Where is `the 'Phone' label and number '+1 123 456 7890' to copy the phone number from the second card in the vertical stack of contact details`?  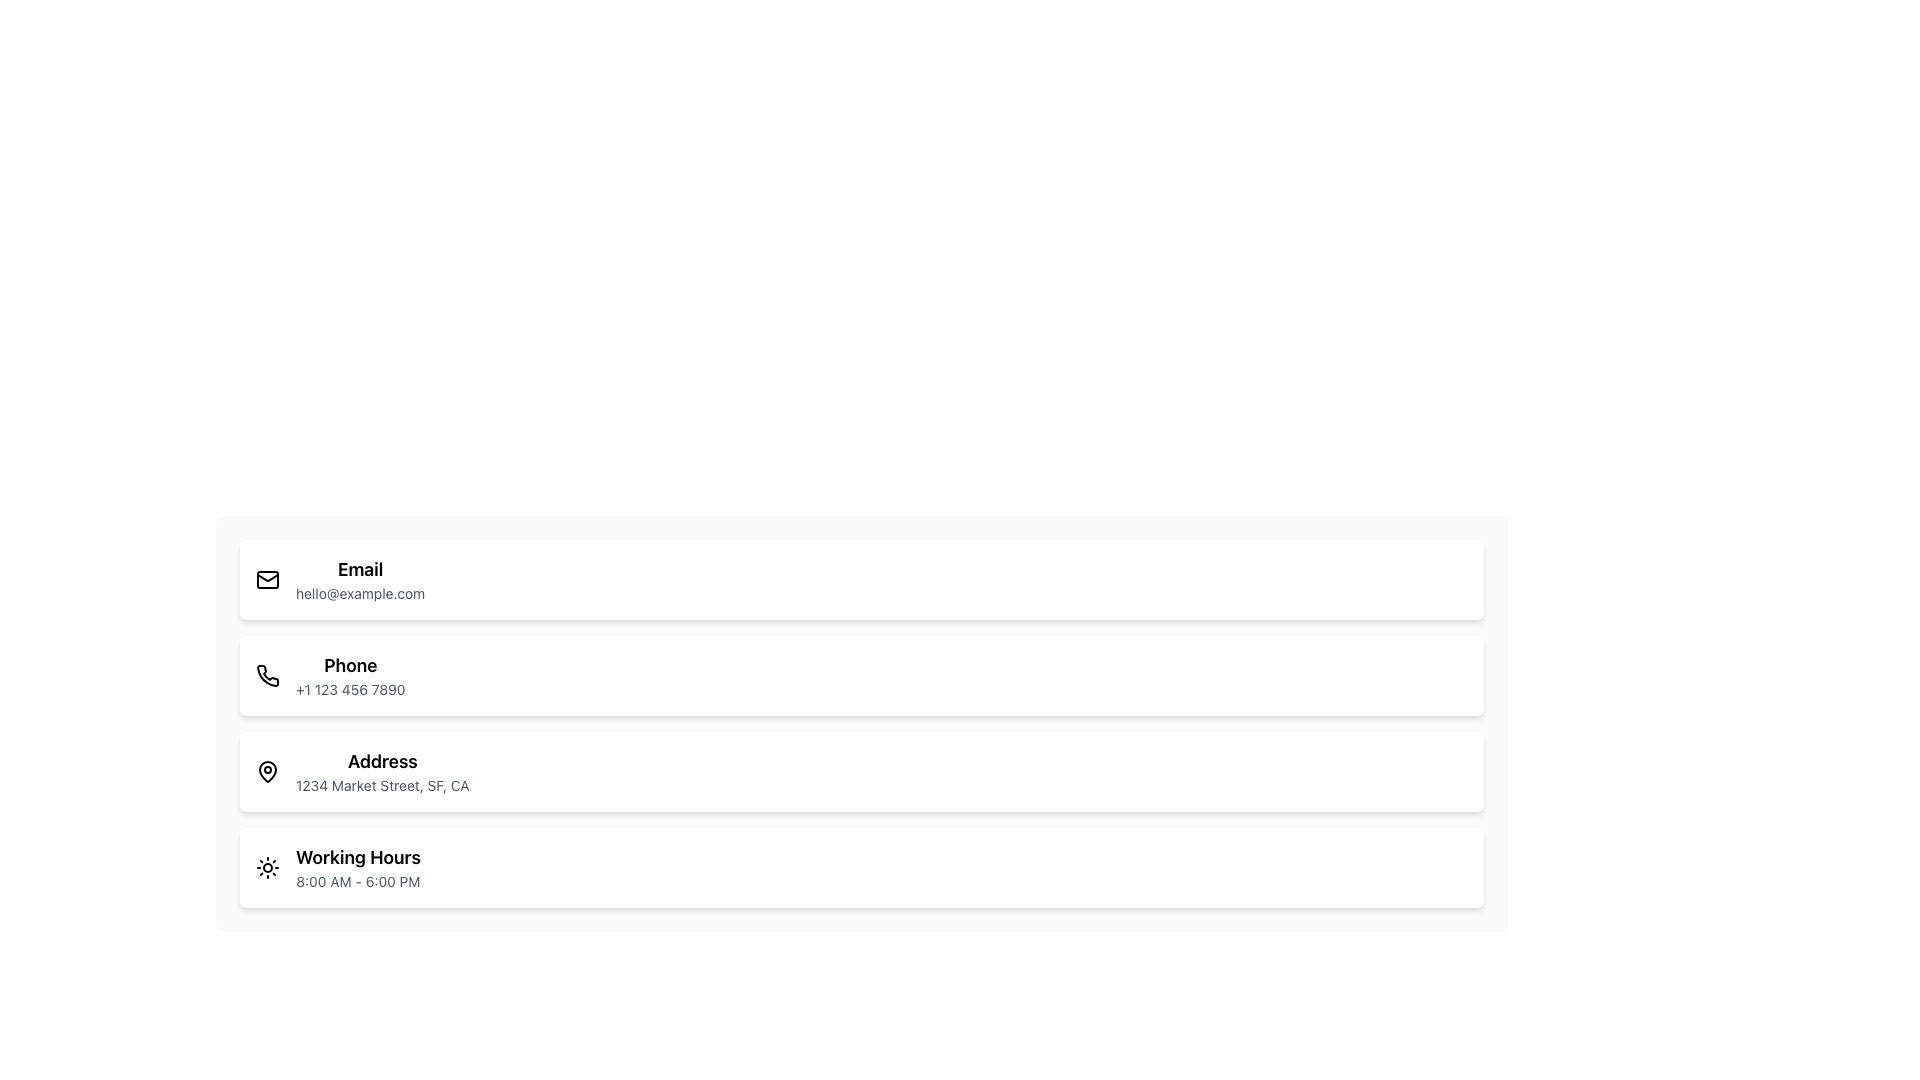 the 'Phone' label and number '+1 123 456 7890' to copy the phone number from the second card in the vertical stack of contact details is located at coordinates (350, 675).